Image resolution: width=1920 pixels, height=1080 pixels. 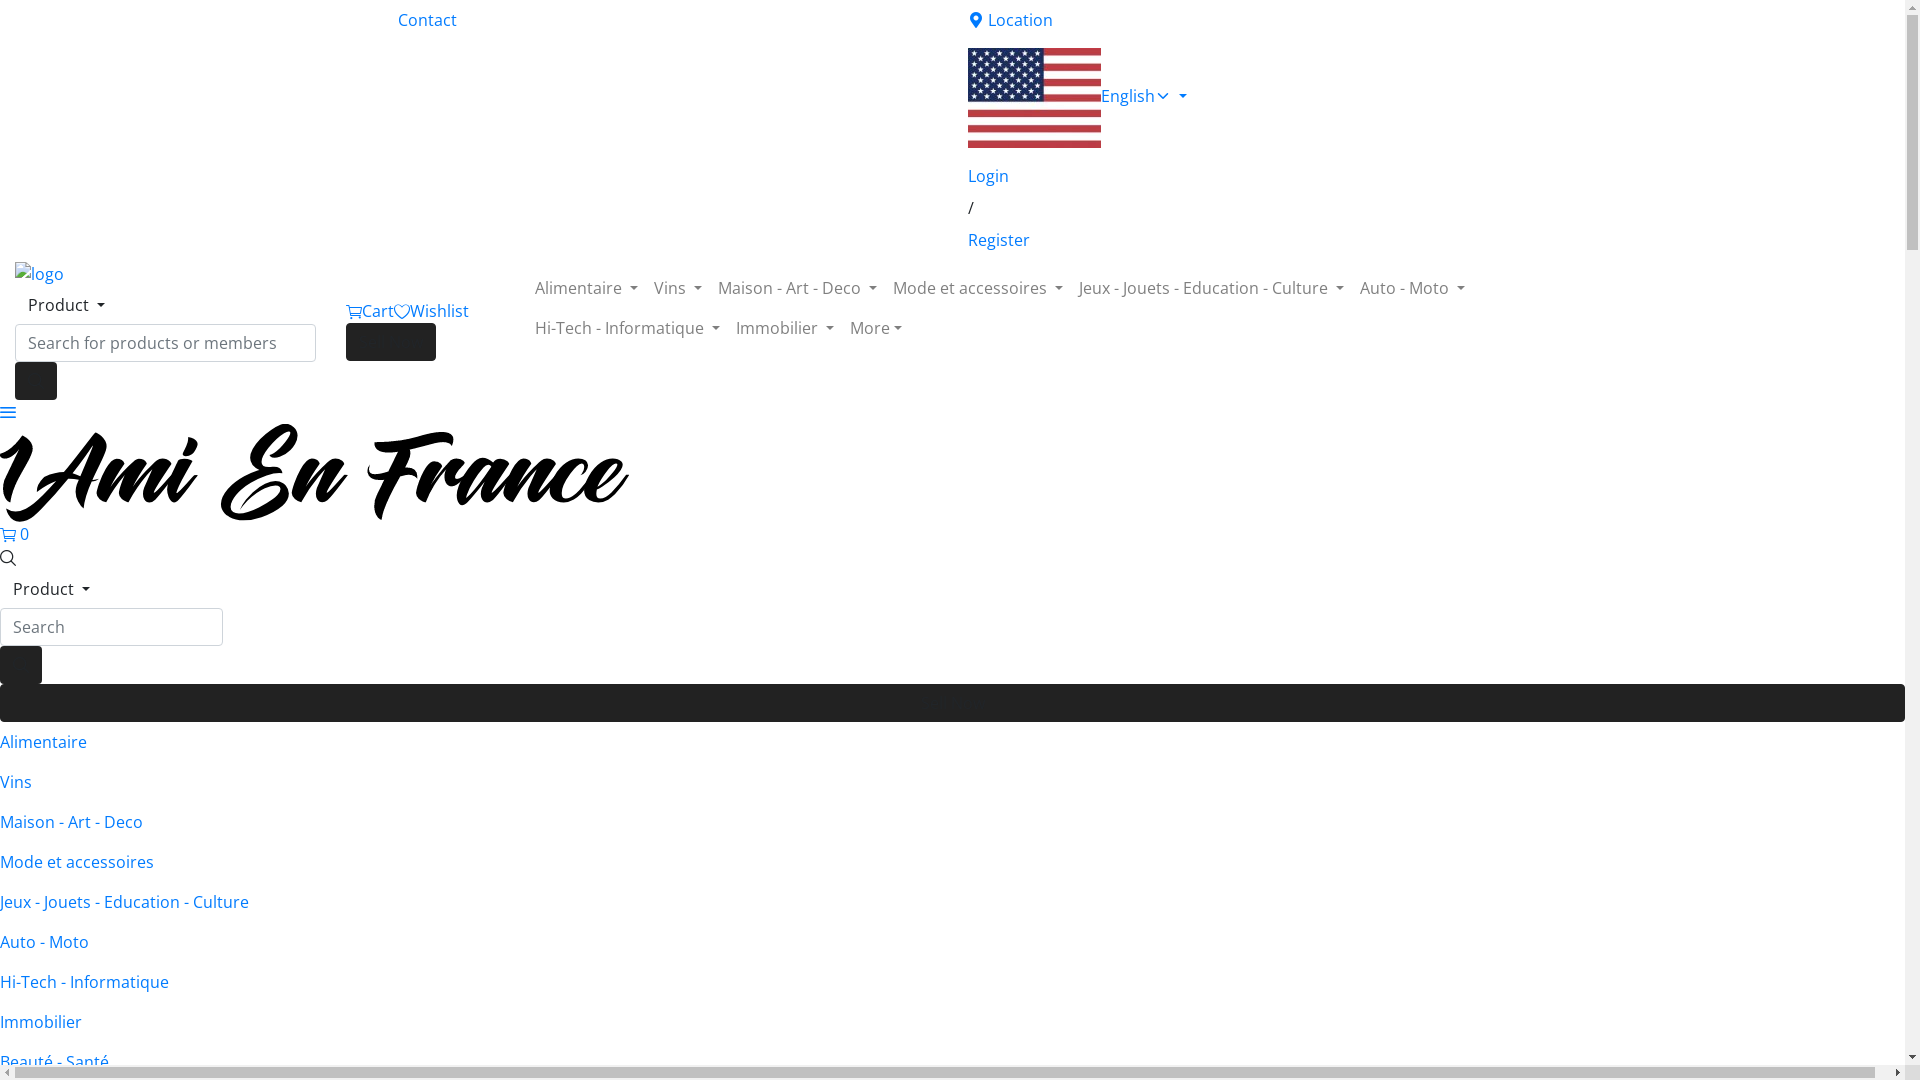 What do you see at coordinates (0, 902) in the screenshot?
I see `'Jeux - Jouets - Education - Culture'` at bounding box center [0, 902].